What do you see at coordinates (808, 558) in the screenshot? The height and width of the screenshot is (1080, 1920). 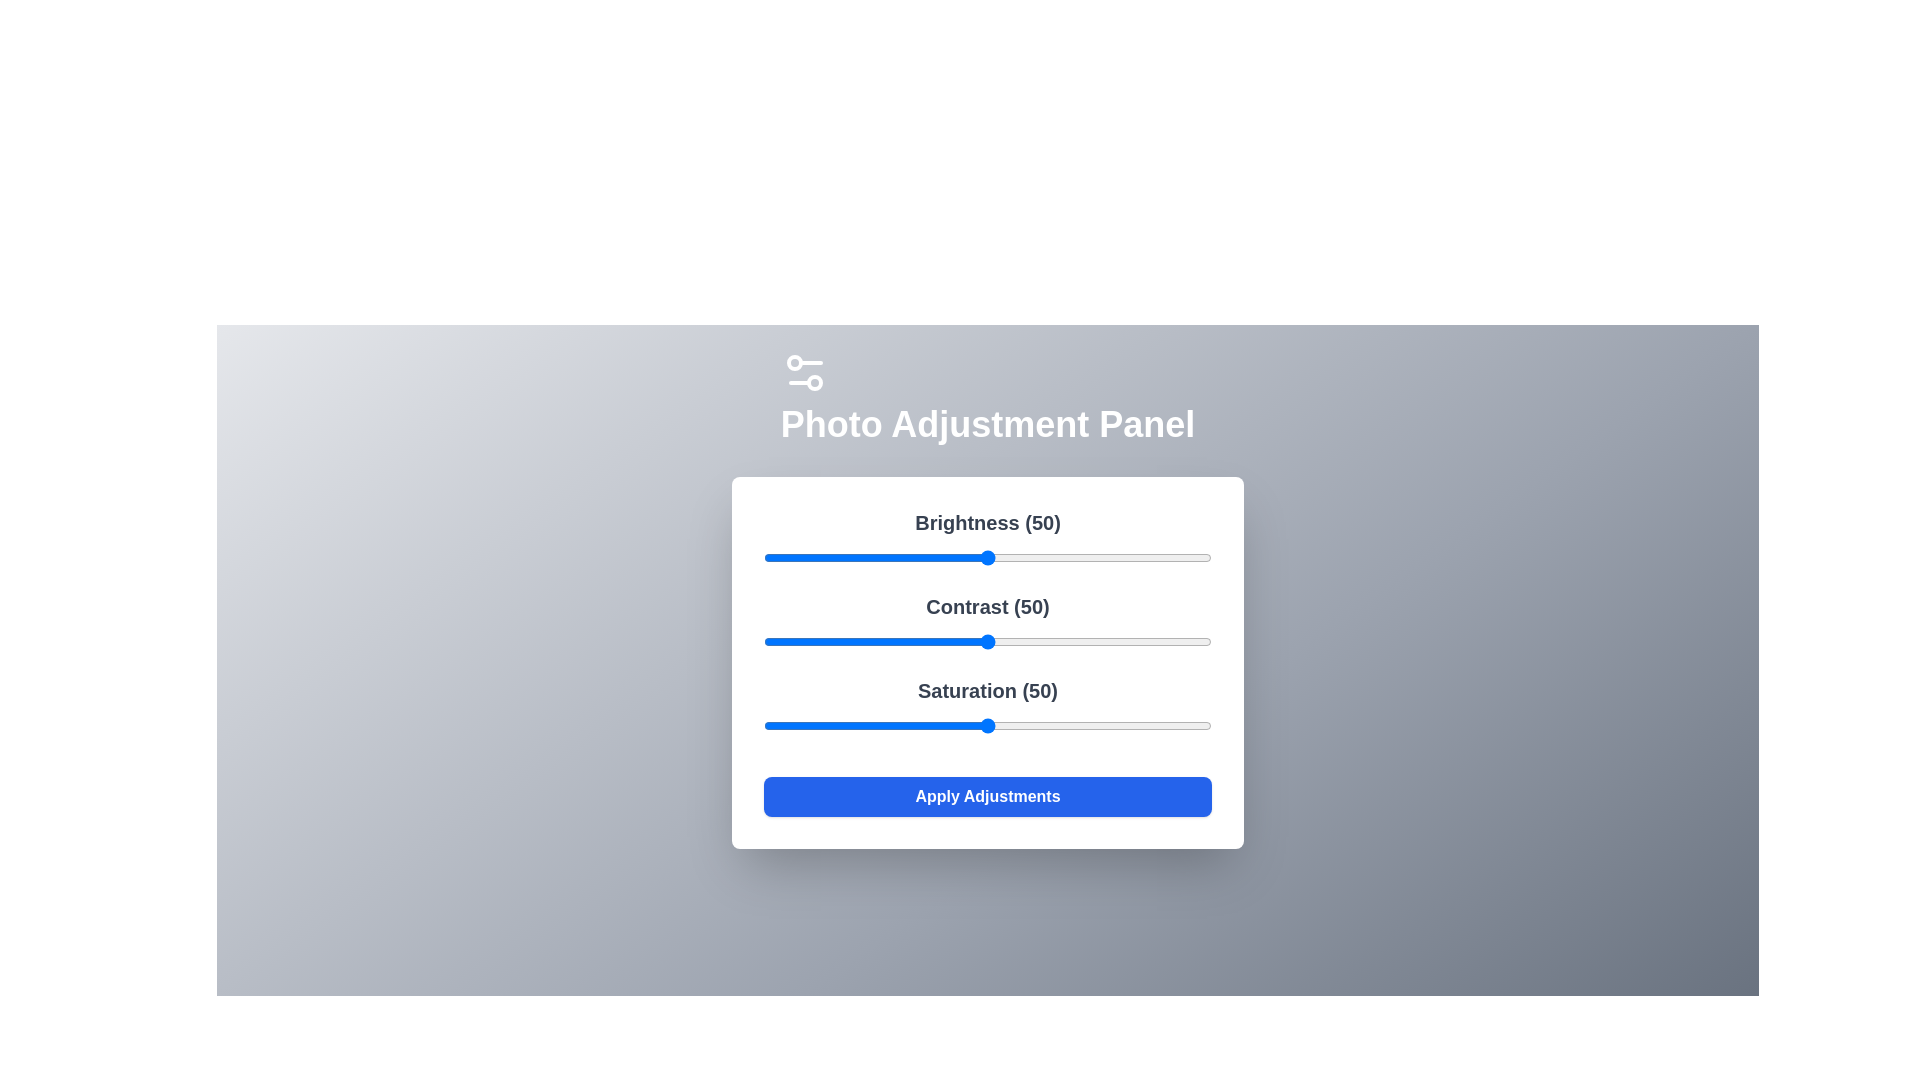 I see `the 0 slider to 10` at bounding box center [808, 558].